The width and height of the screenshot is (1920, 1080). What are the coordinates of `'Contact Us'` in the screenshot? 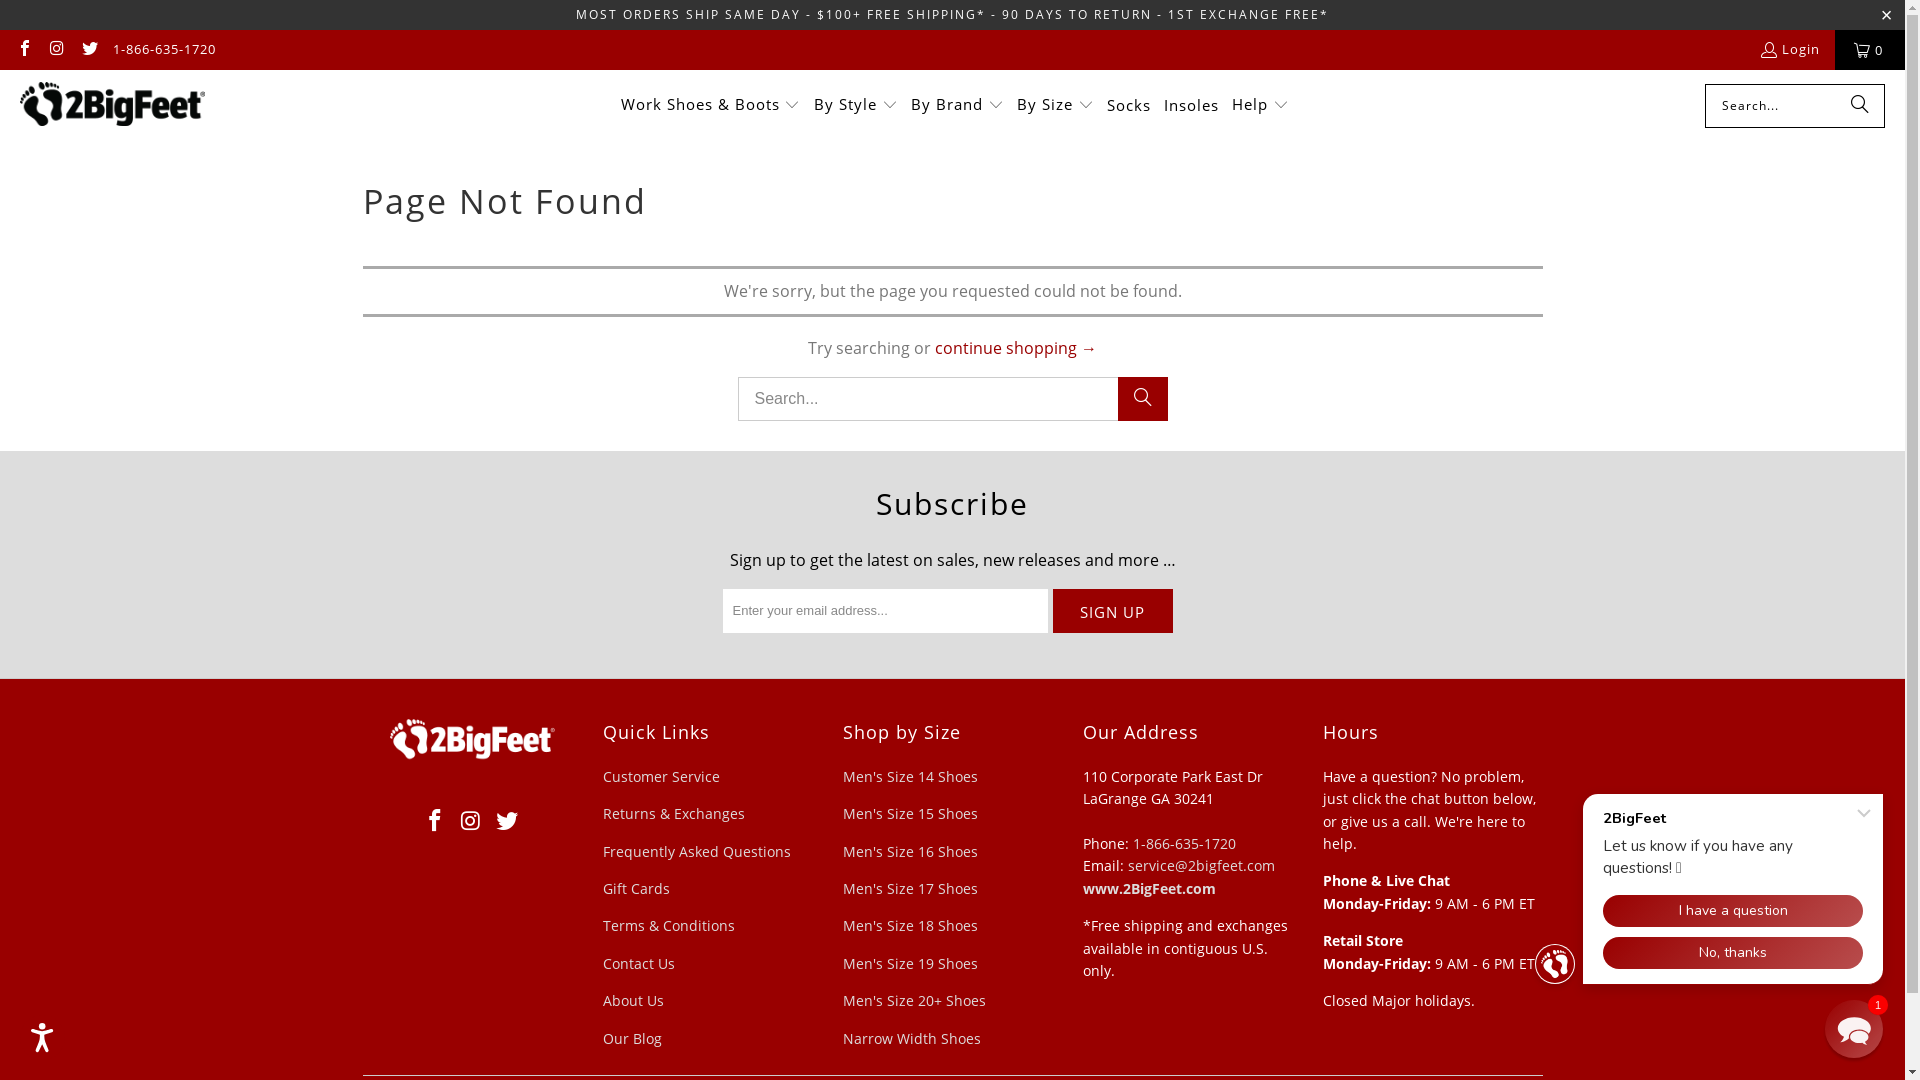 It's located at (637, 962).